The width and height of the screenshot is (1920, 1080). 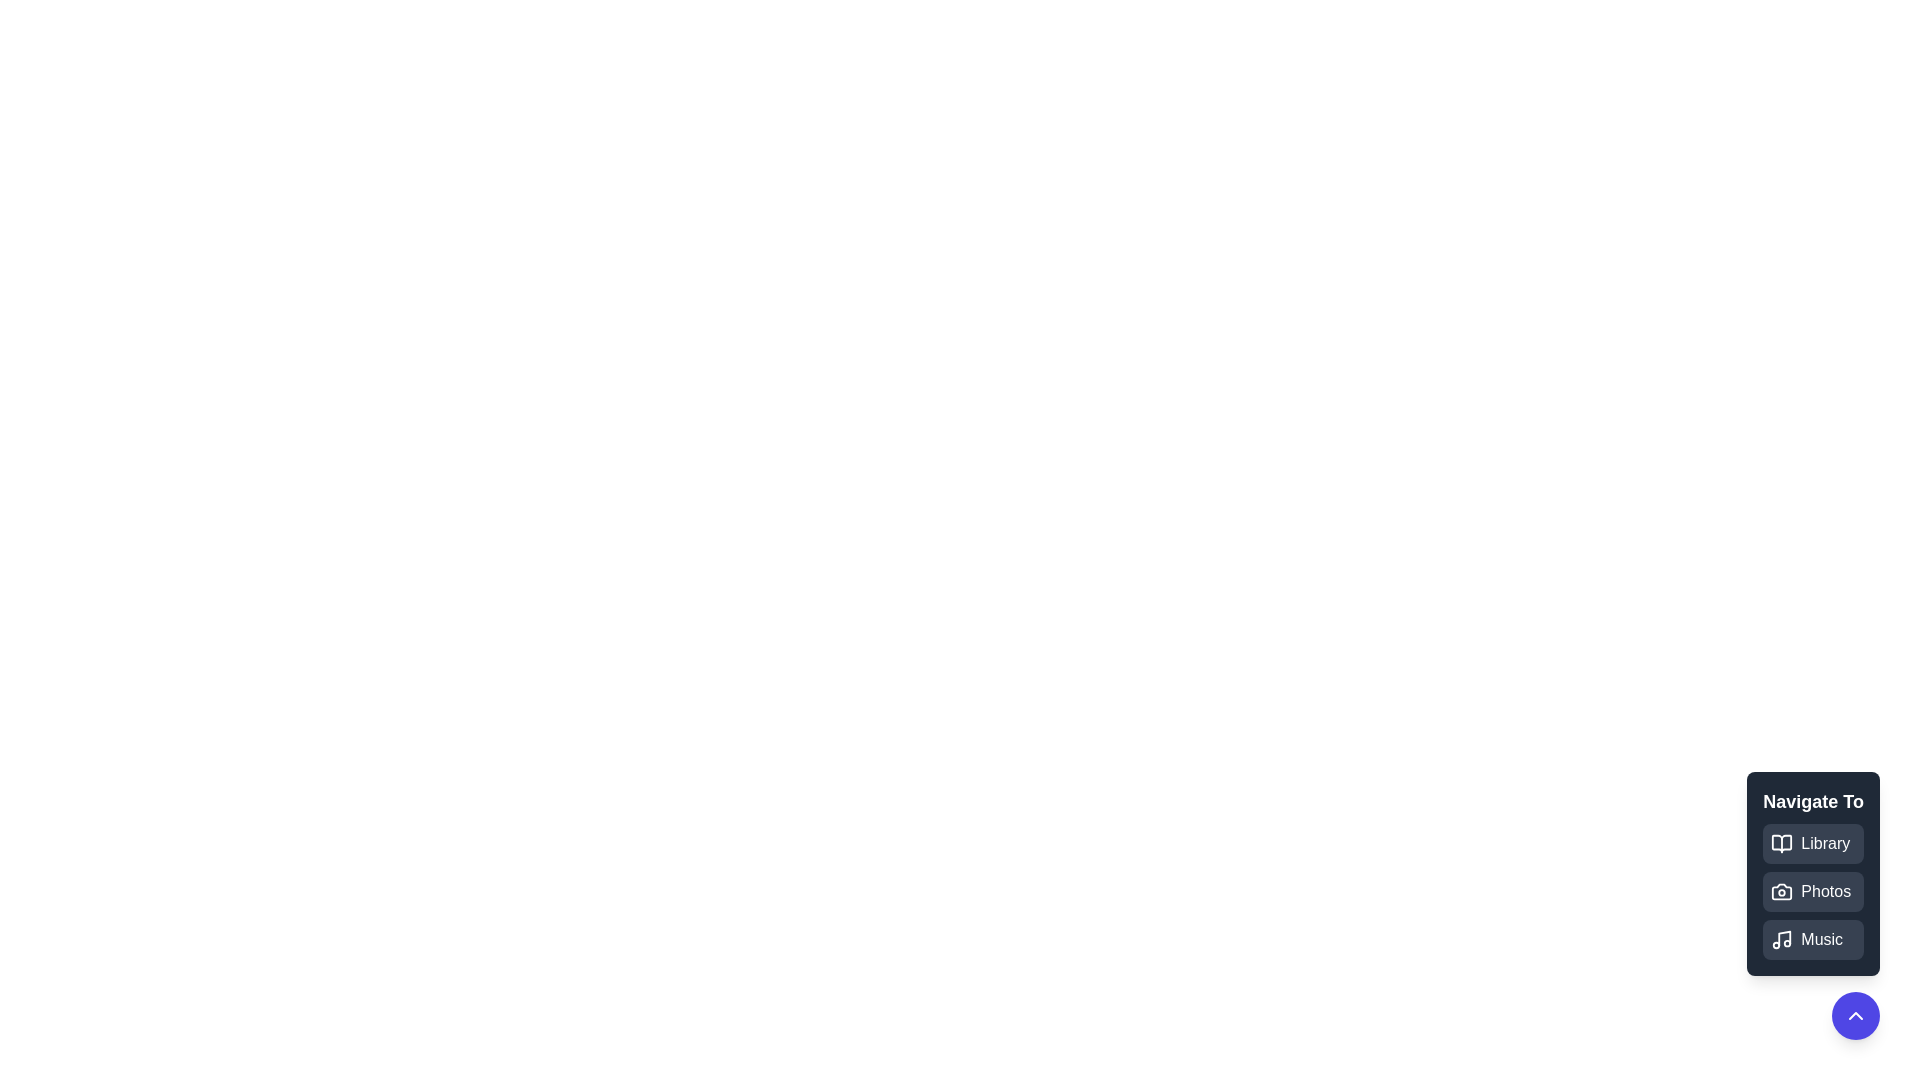 What do you see at coordinates (1813, 940) in the screenshot?
I see `the option Music from the list of available options` at bounding box center [1813, 940].